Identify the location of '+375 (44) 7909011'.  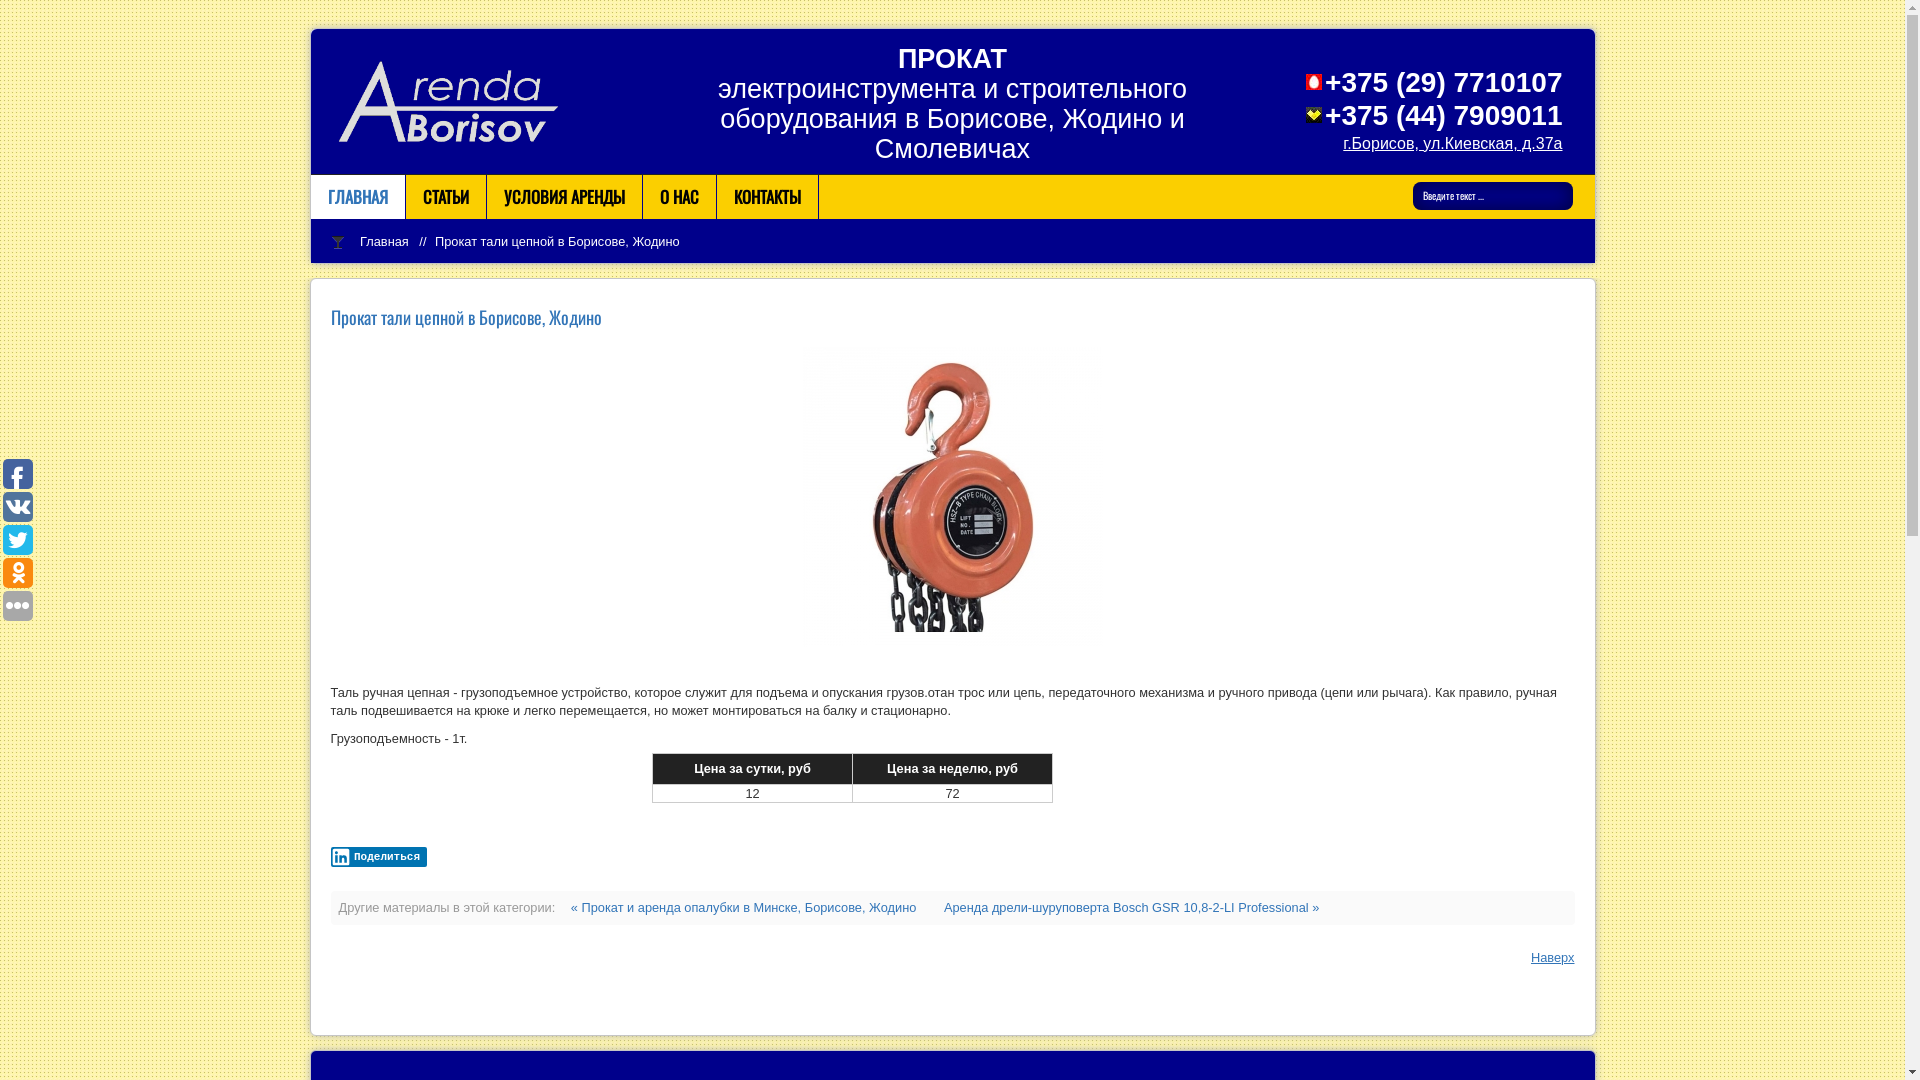
(1443, 115).